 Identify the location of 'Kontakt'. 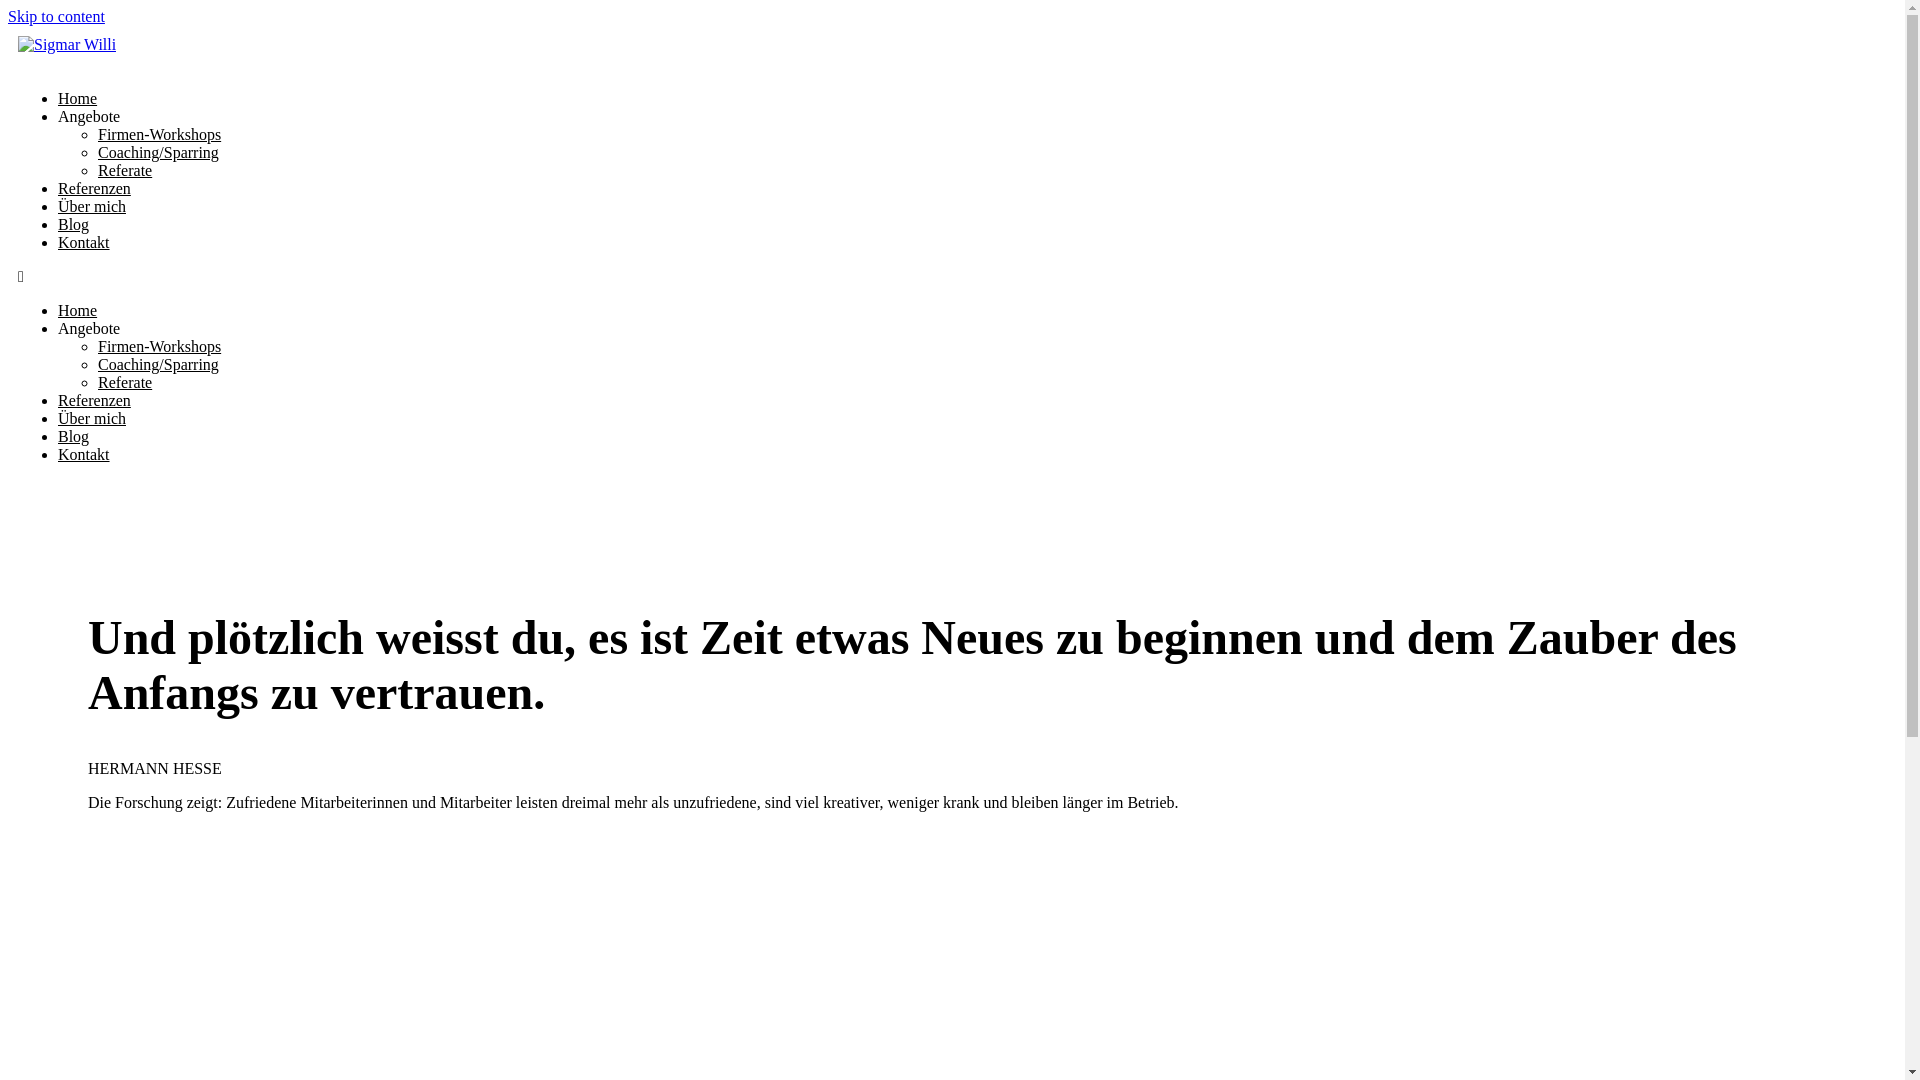
(82, 241).